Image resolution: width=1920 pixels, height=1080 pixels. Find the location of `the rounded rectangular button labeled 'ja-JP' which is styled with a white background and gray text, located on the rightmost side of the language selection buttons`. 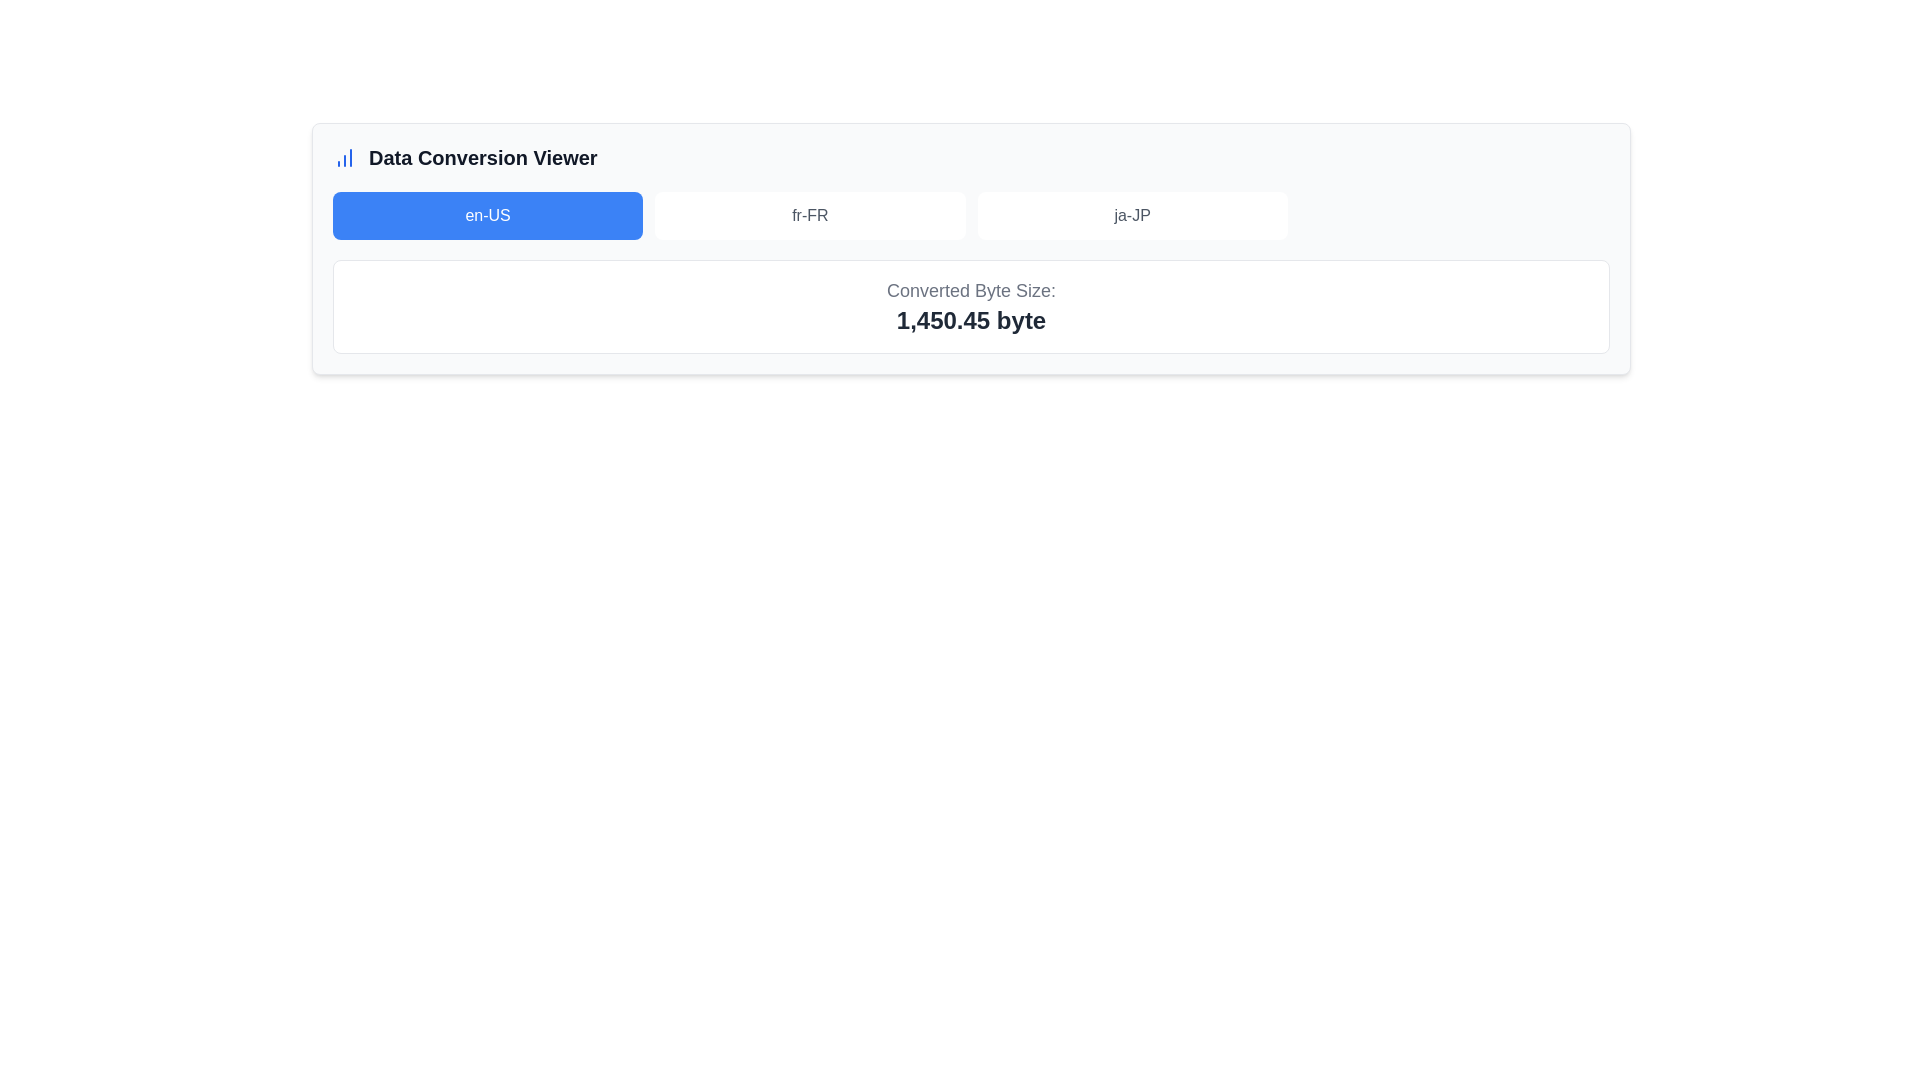

the rounded rectangular button labeled 'ja-JP' which is styled with a white background and gray text, located on the rightmost side of the language selection buttons is located at coordinates (1132, 216).